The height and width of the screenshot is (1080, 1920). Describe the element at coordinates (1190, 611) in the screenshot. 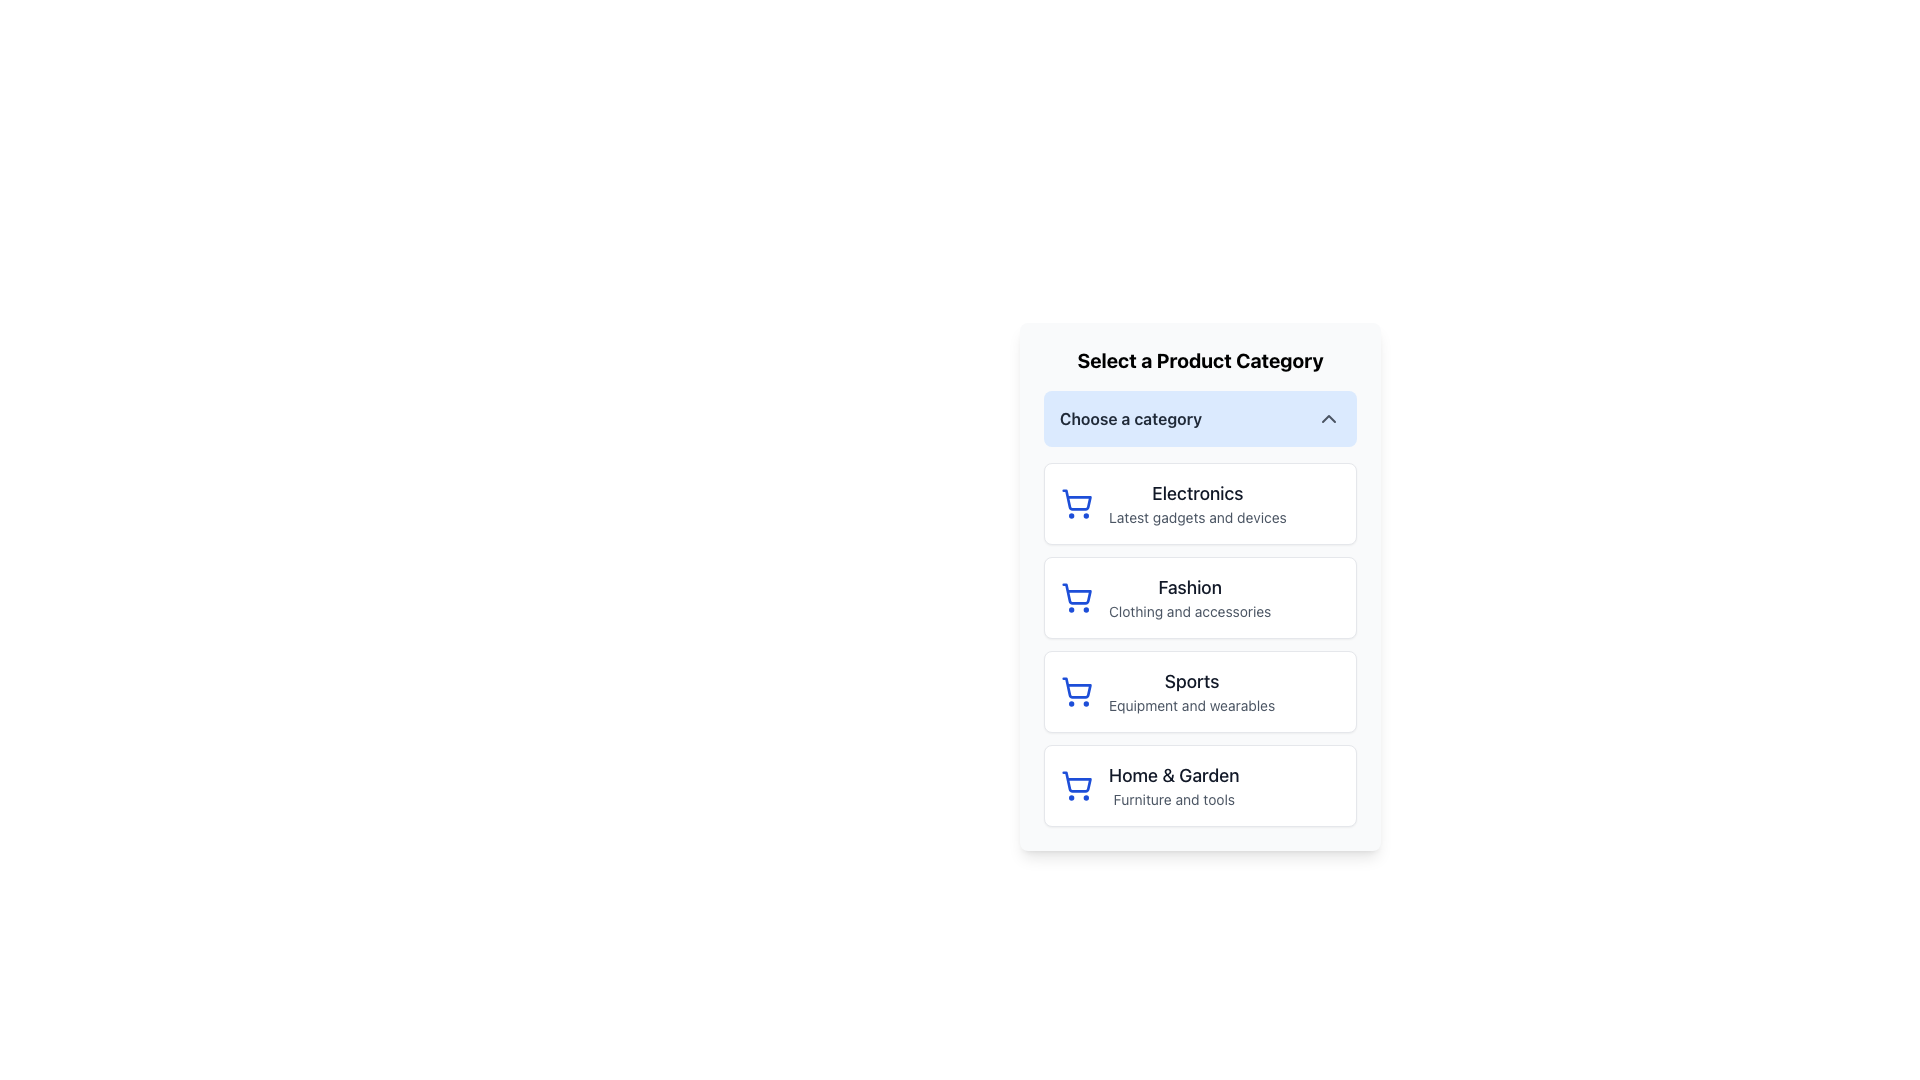

I see `the static text element displaying 'Clothing and accessories', which is styled in a smaller gray font and located below the 'Fashion' header` at that location.